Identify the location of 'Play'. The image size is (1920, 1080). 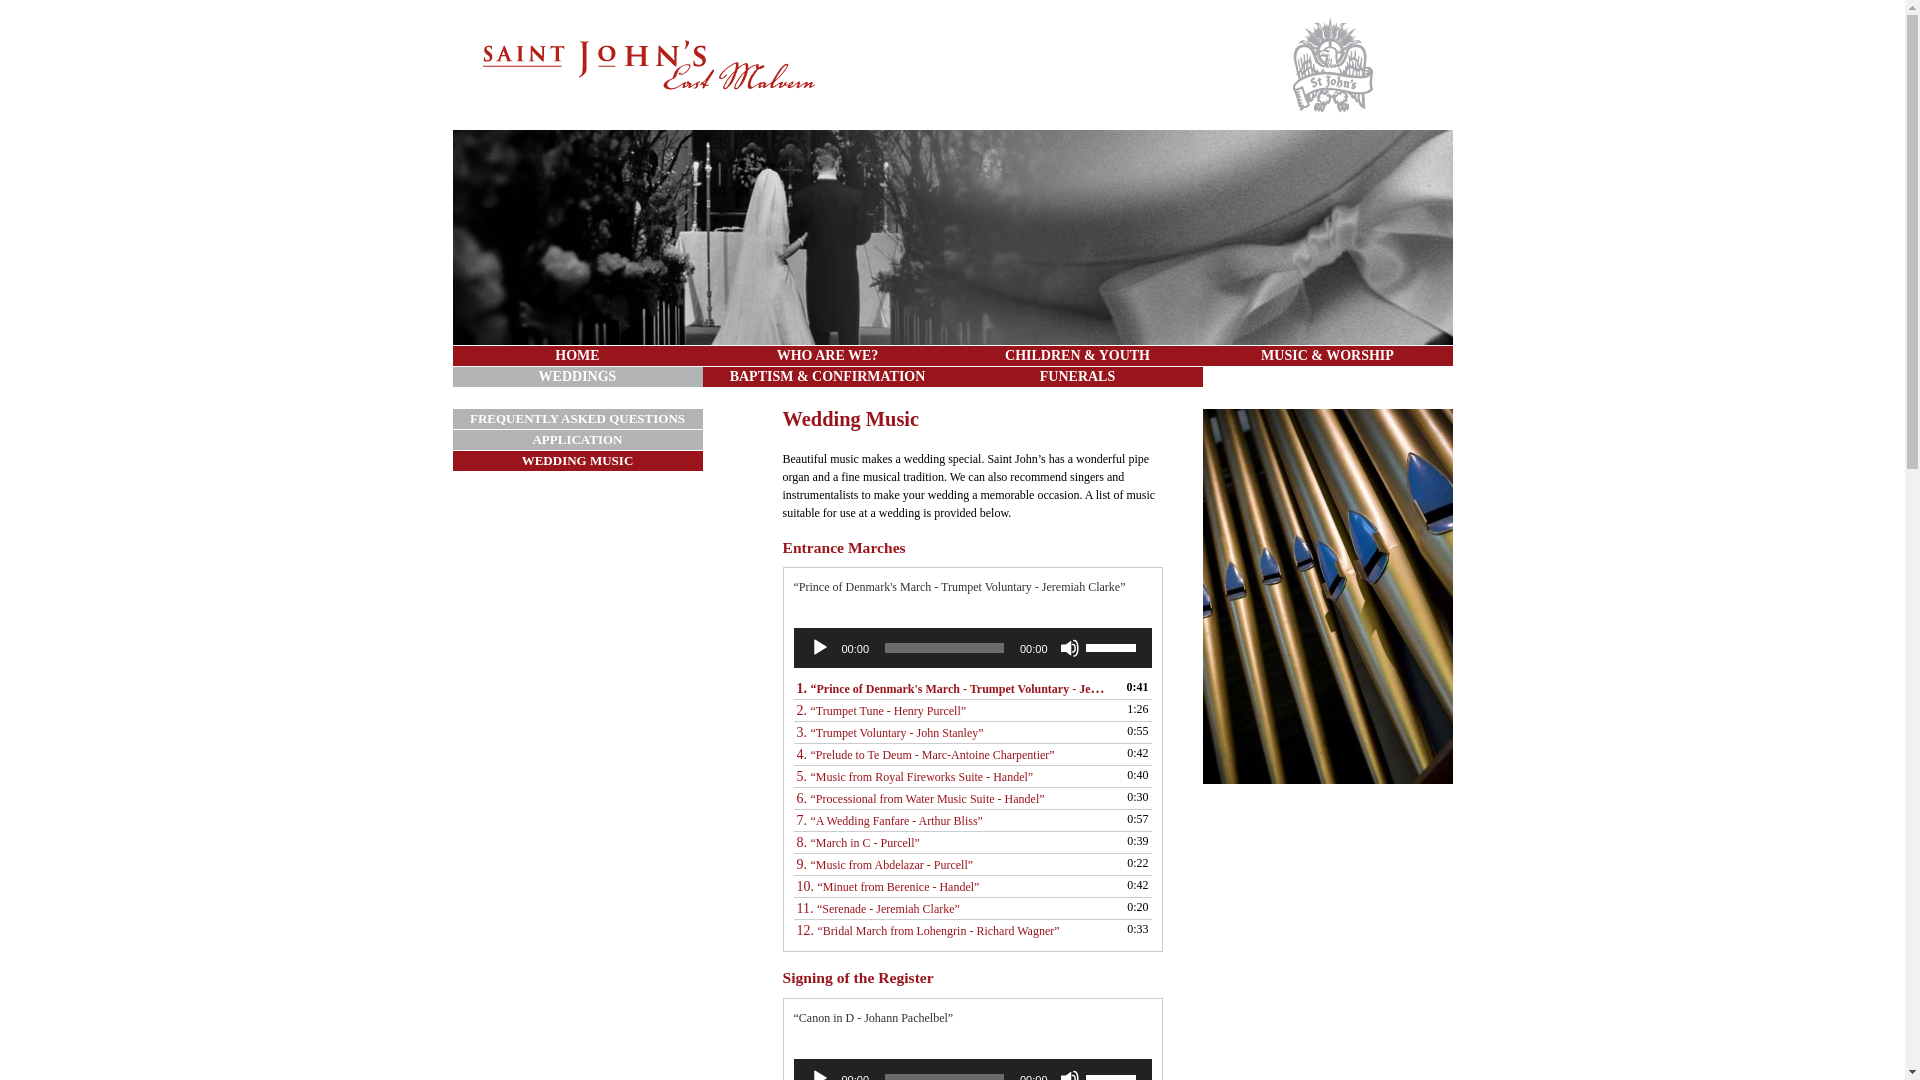
(820, 648).